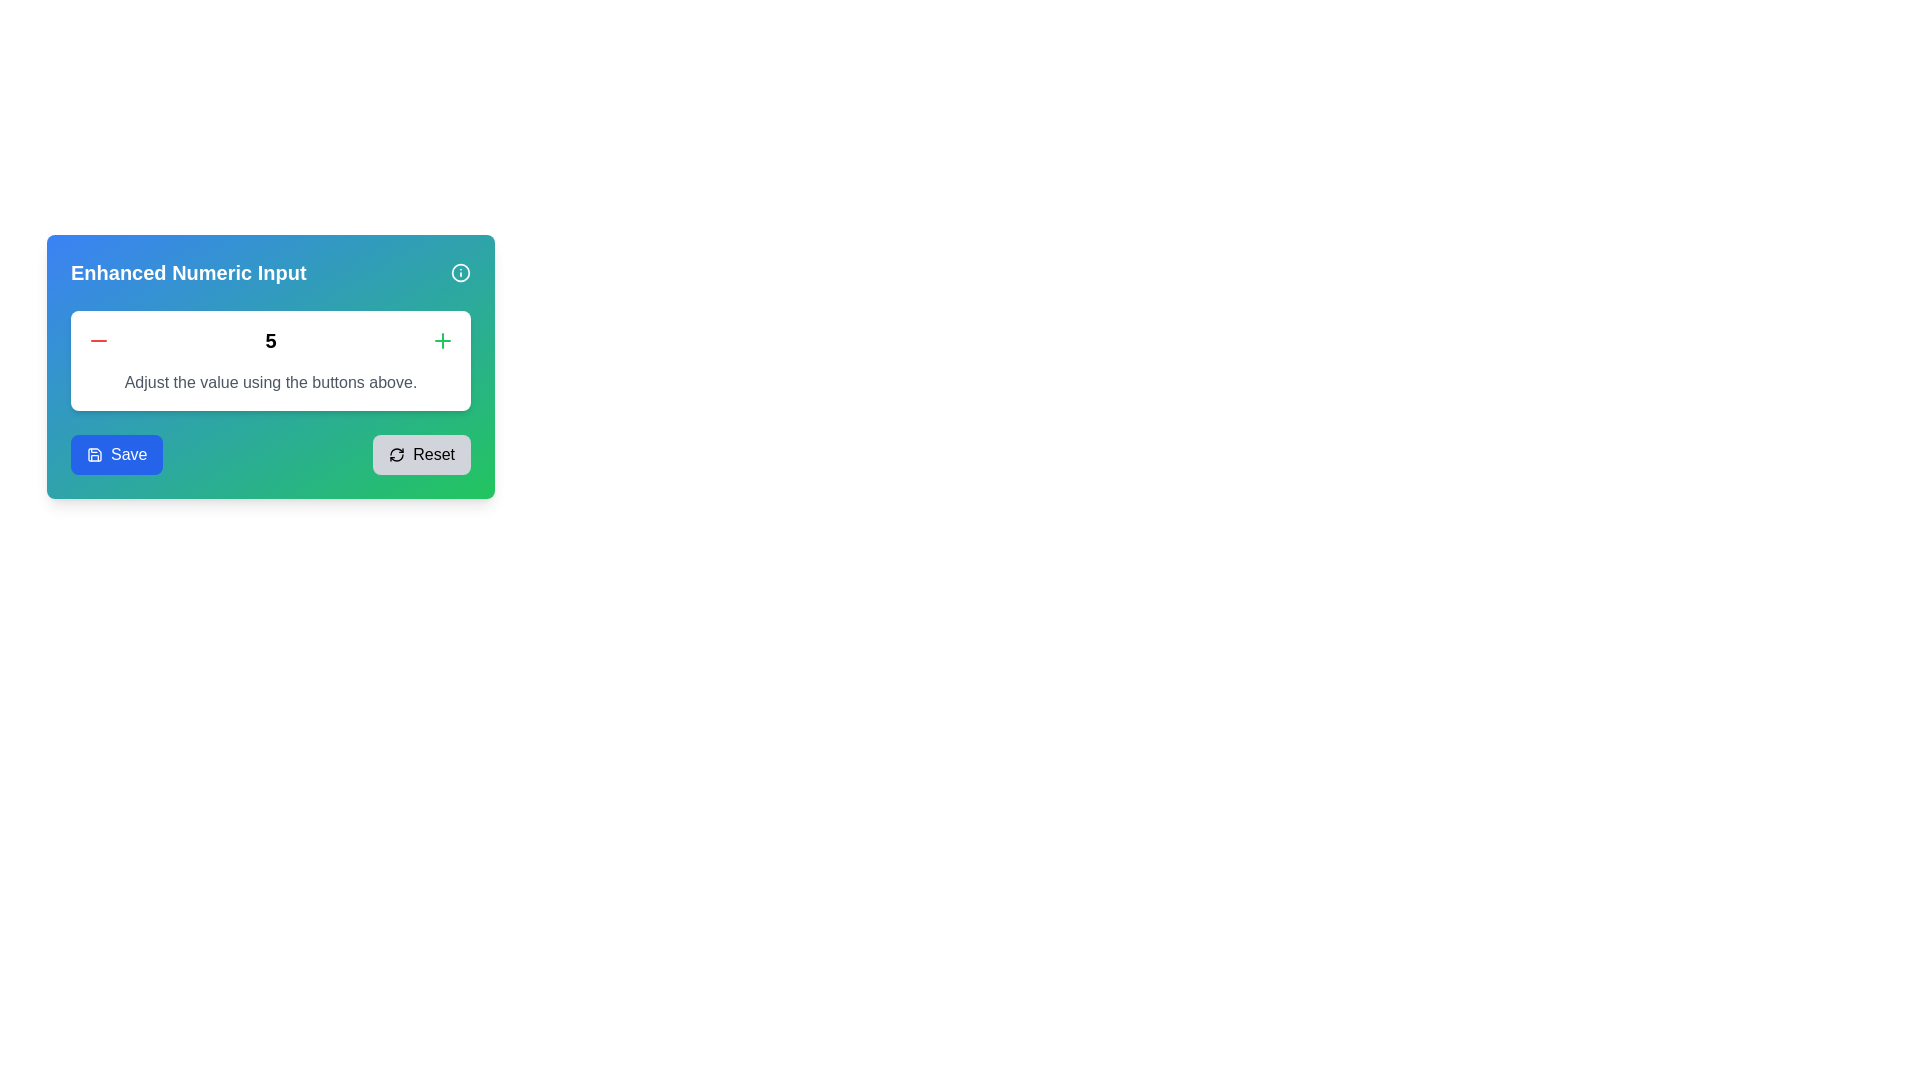 The height and width of the screenshot is (1080, 1920). What do you see at coordinates (128, 455) in the screenshot?
I see `the 'Save' text label within the blue button located at the bottom-left corner of the card` at bounding box center [128, 455].